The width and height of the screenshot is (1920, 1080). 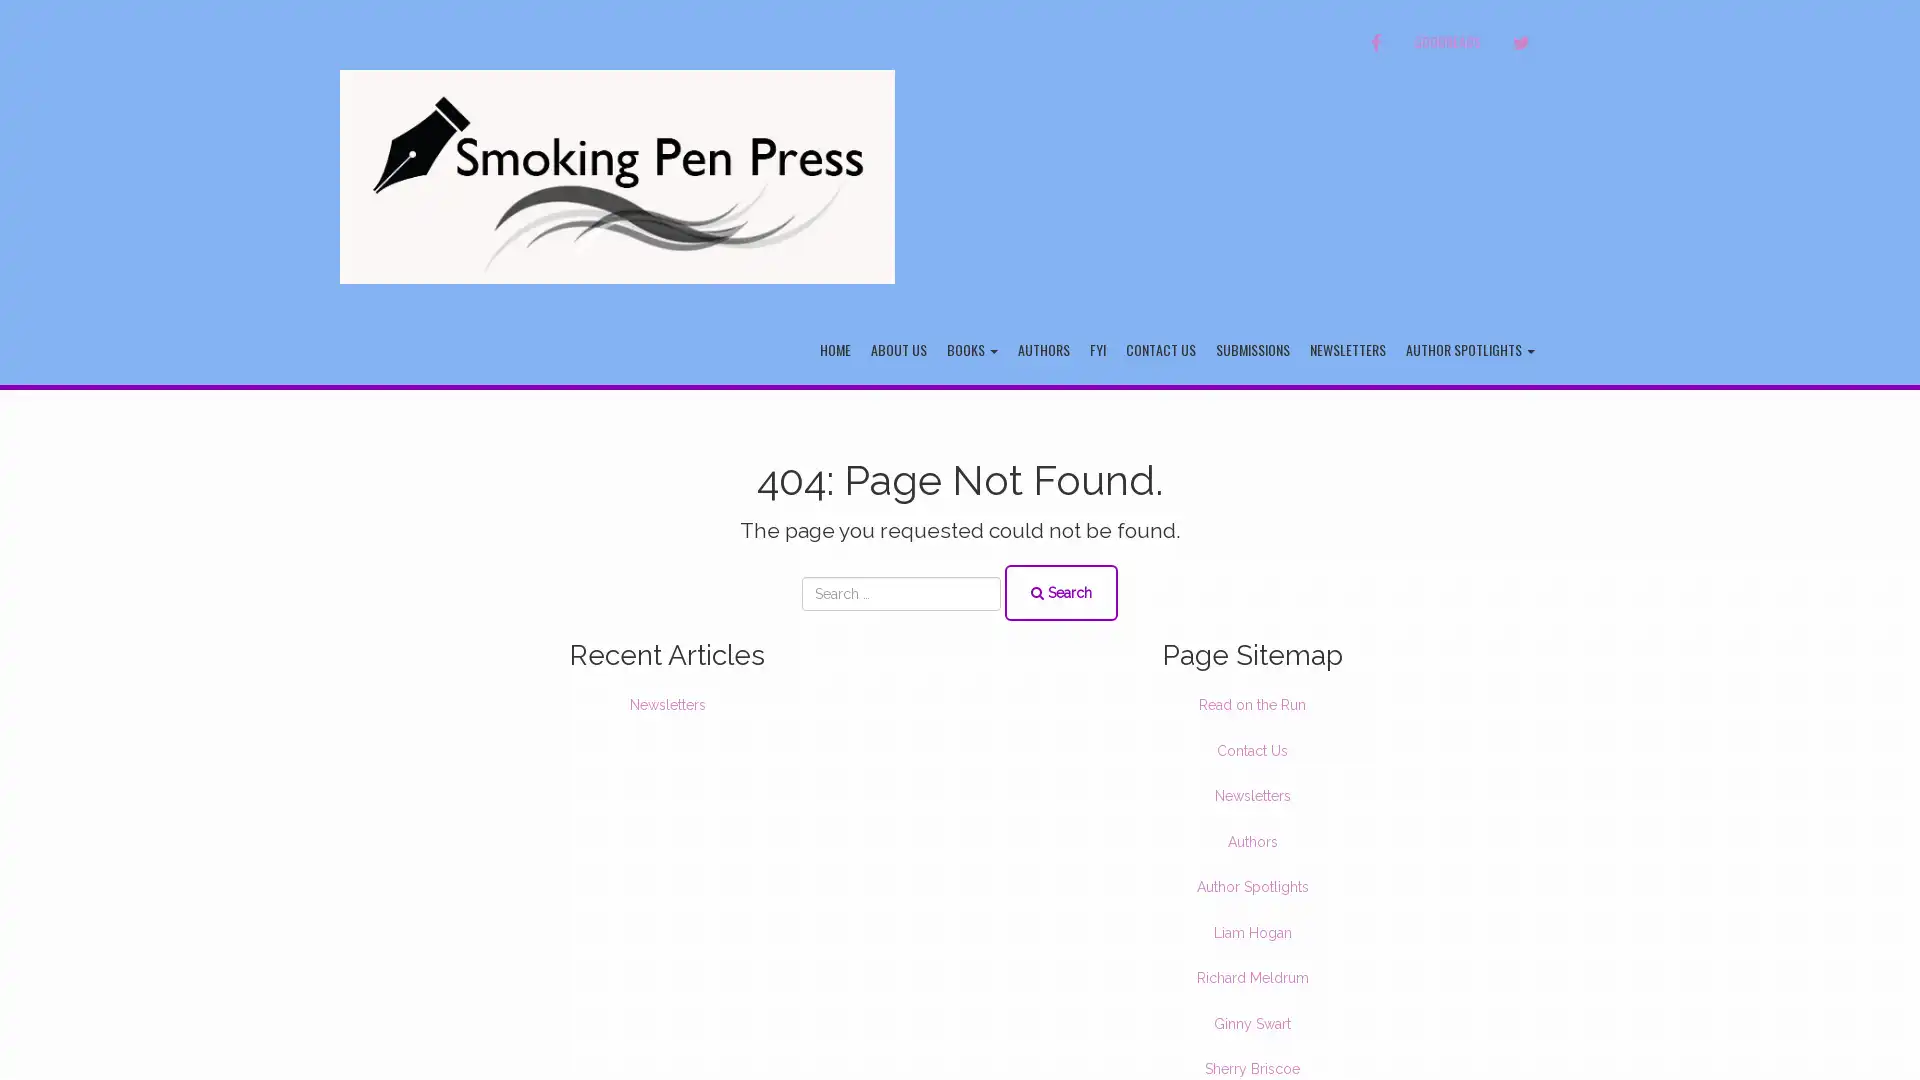 I want to click on Search, so click(x=1060, y=591).